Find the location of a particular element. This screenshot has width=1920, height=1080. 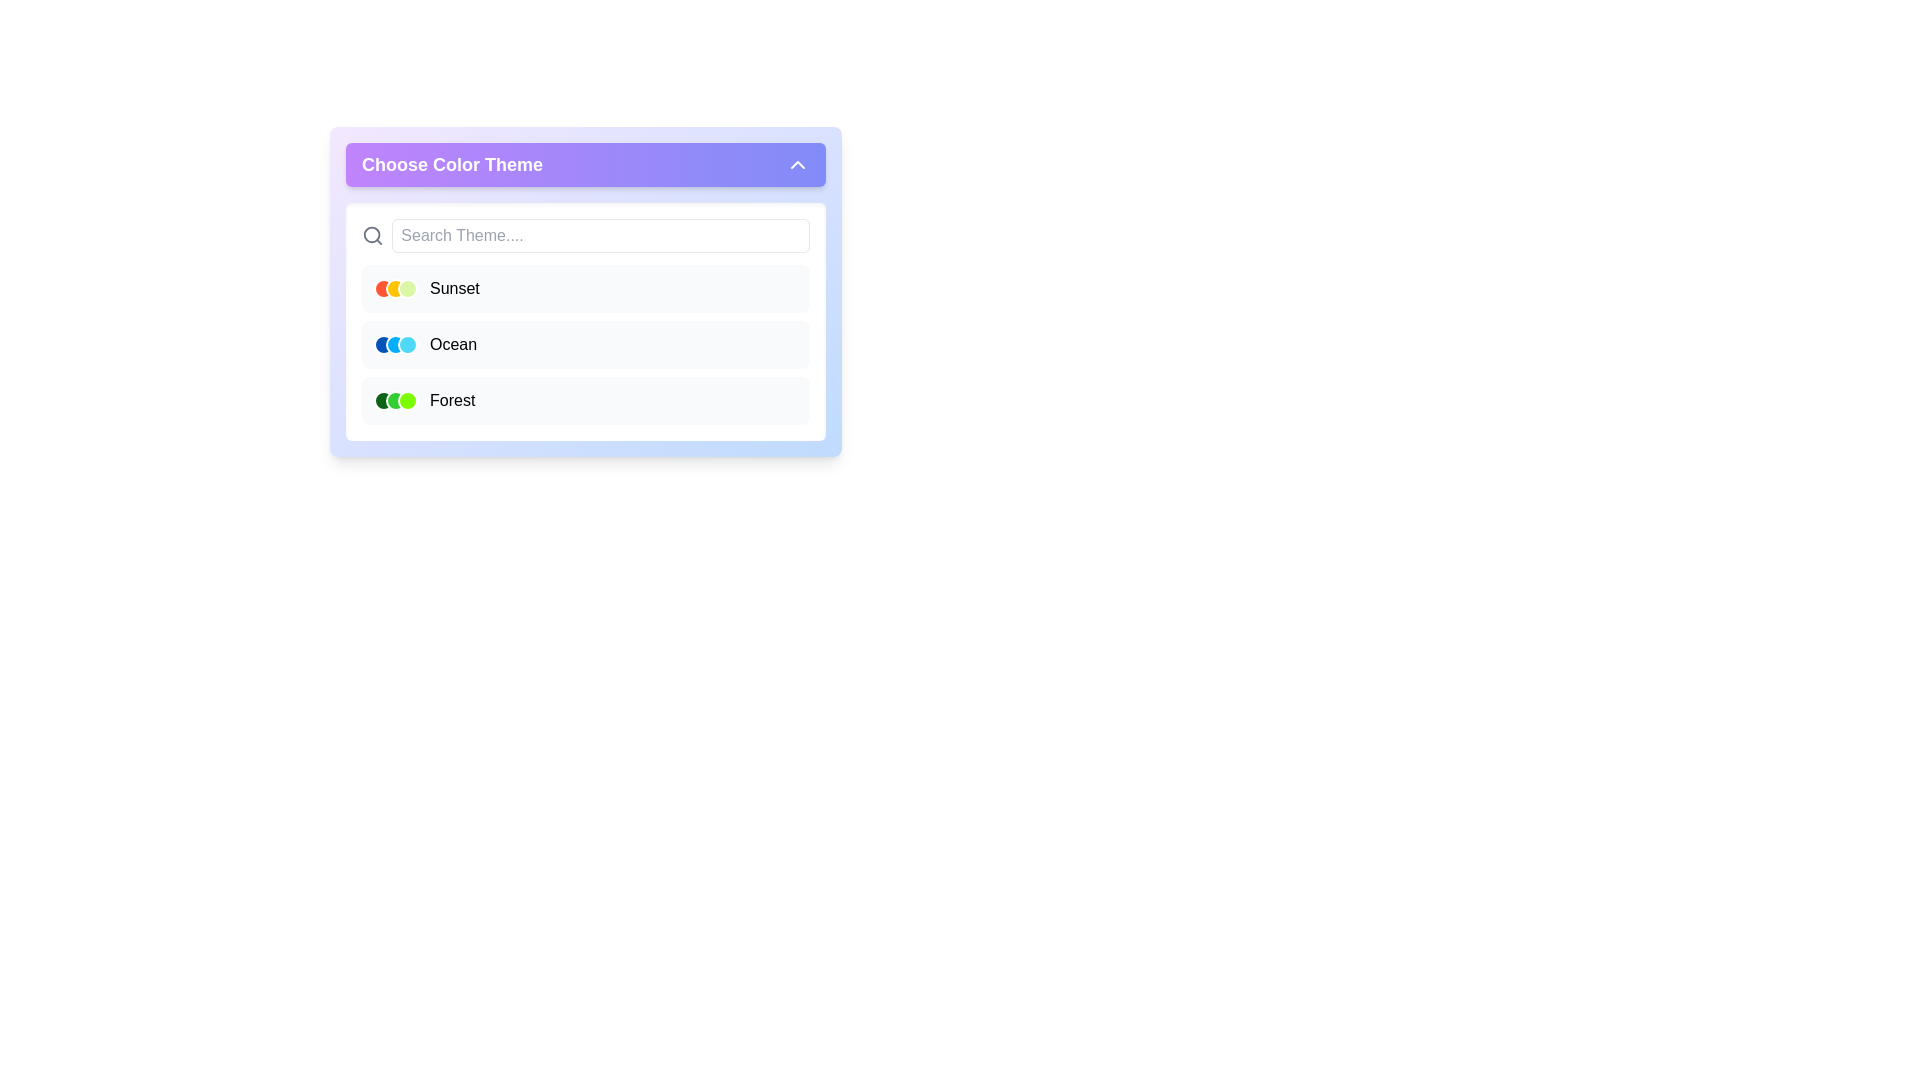

the Icon group representing the theme option for the 'Forest' entry in the 'Choose Color Theme' dropdown menu to associate it with the 'Forest' theme is located at coordinates (395, 401).